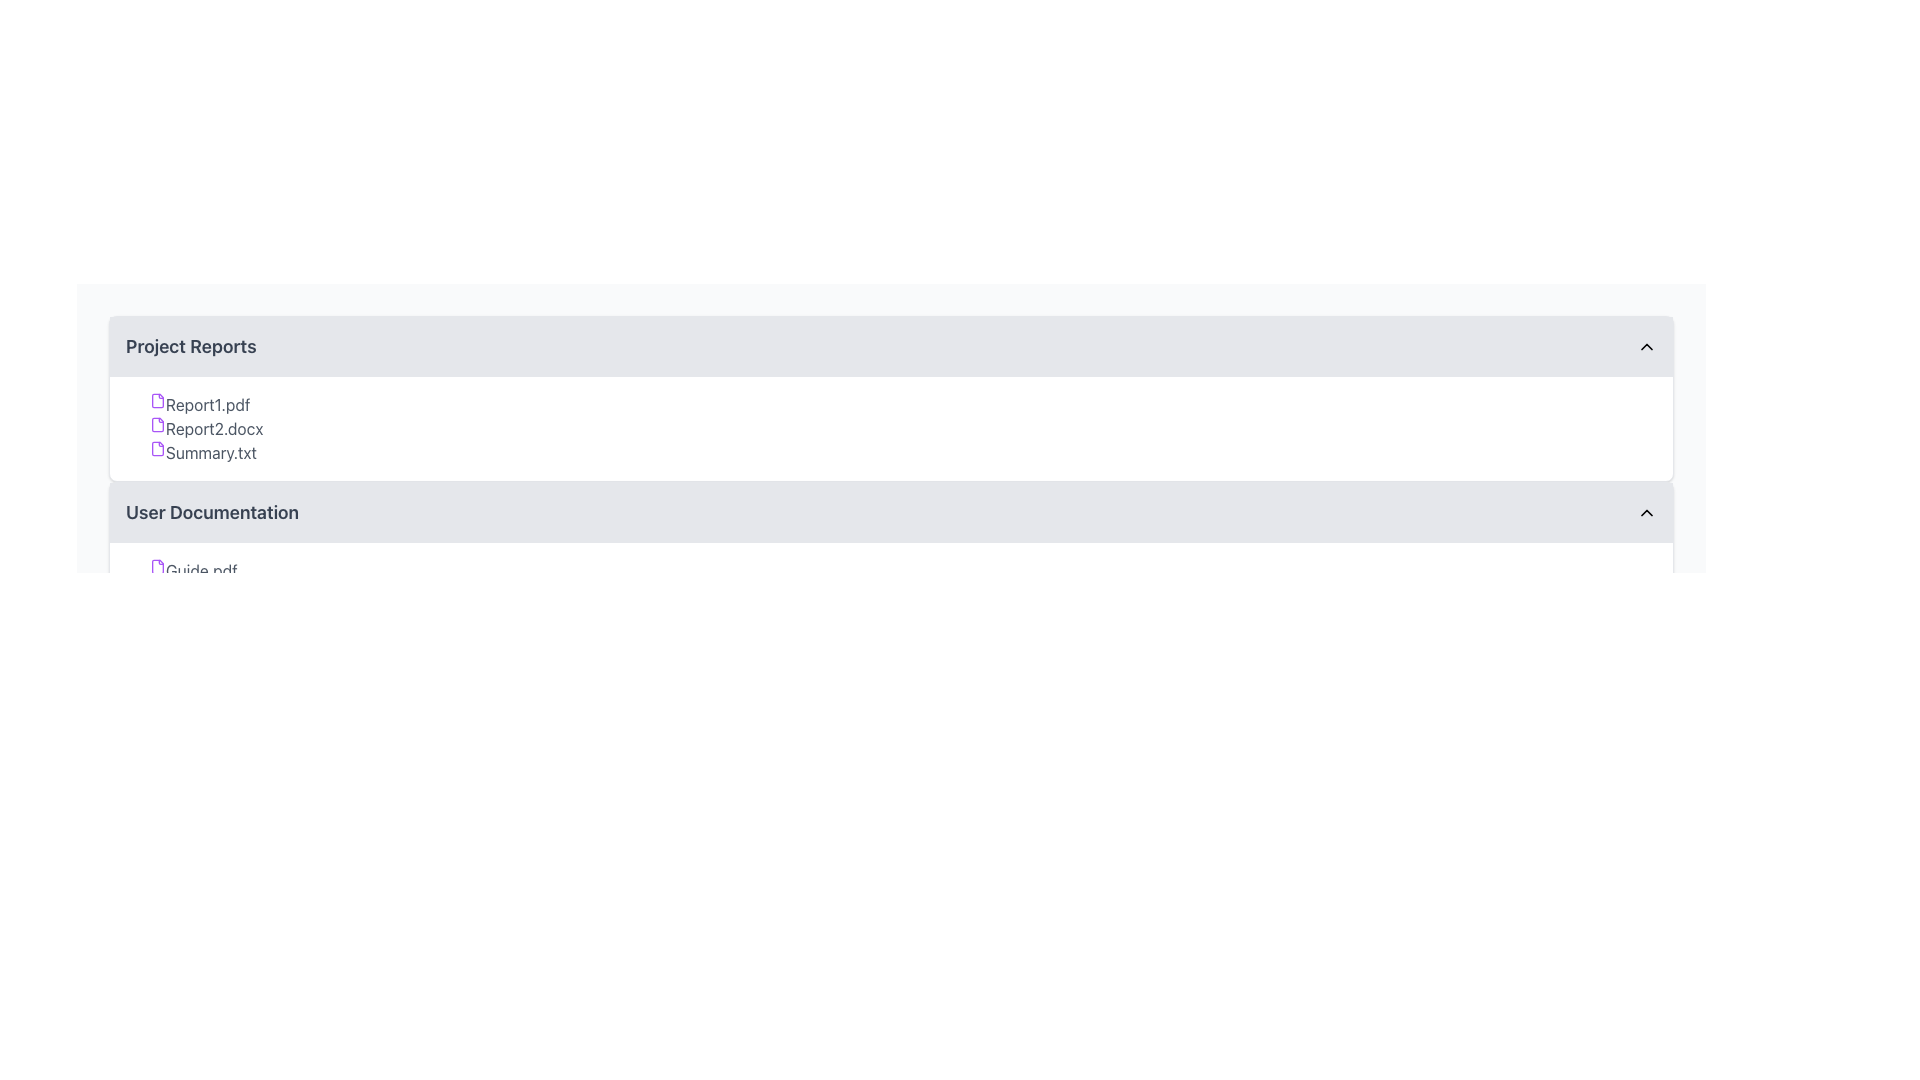  I want to click on the PDF file icon labeled 'Guide.pdf' located under the 'User Documentation' section, so click(157, 567).